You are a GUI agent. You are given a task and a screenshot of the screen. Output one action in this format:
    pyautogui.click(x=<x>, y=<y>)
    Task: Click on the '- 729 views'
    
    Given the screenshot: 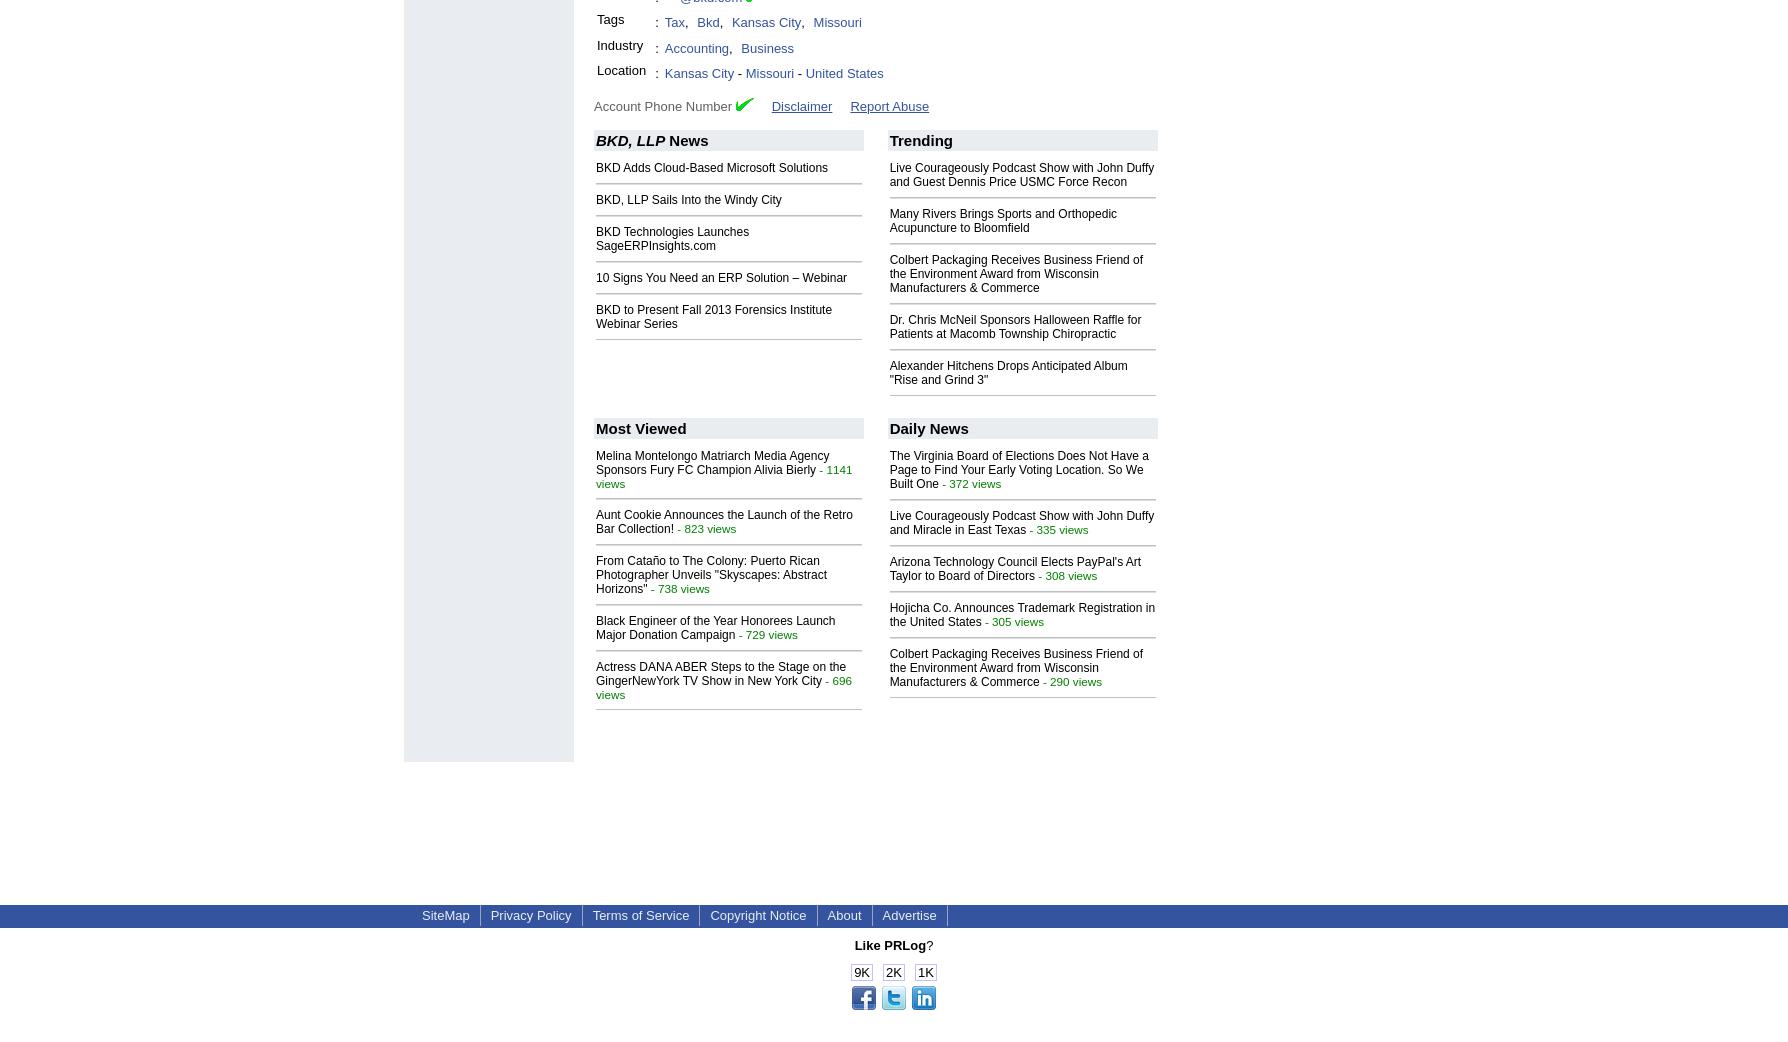 What is the action you would take?
    pyautogui.click(x=764, y=633)
    